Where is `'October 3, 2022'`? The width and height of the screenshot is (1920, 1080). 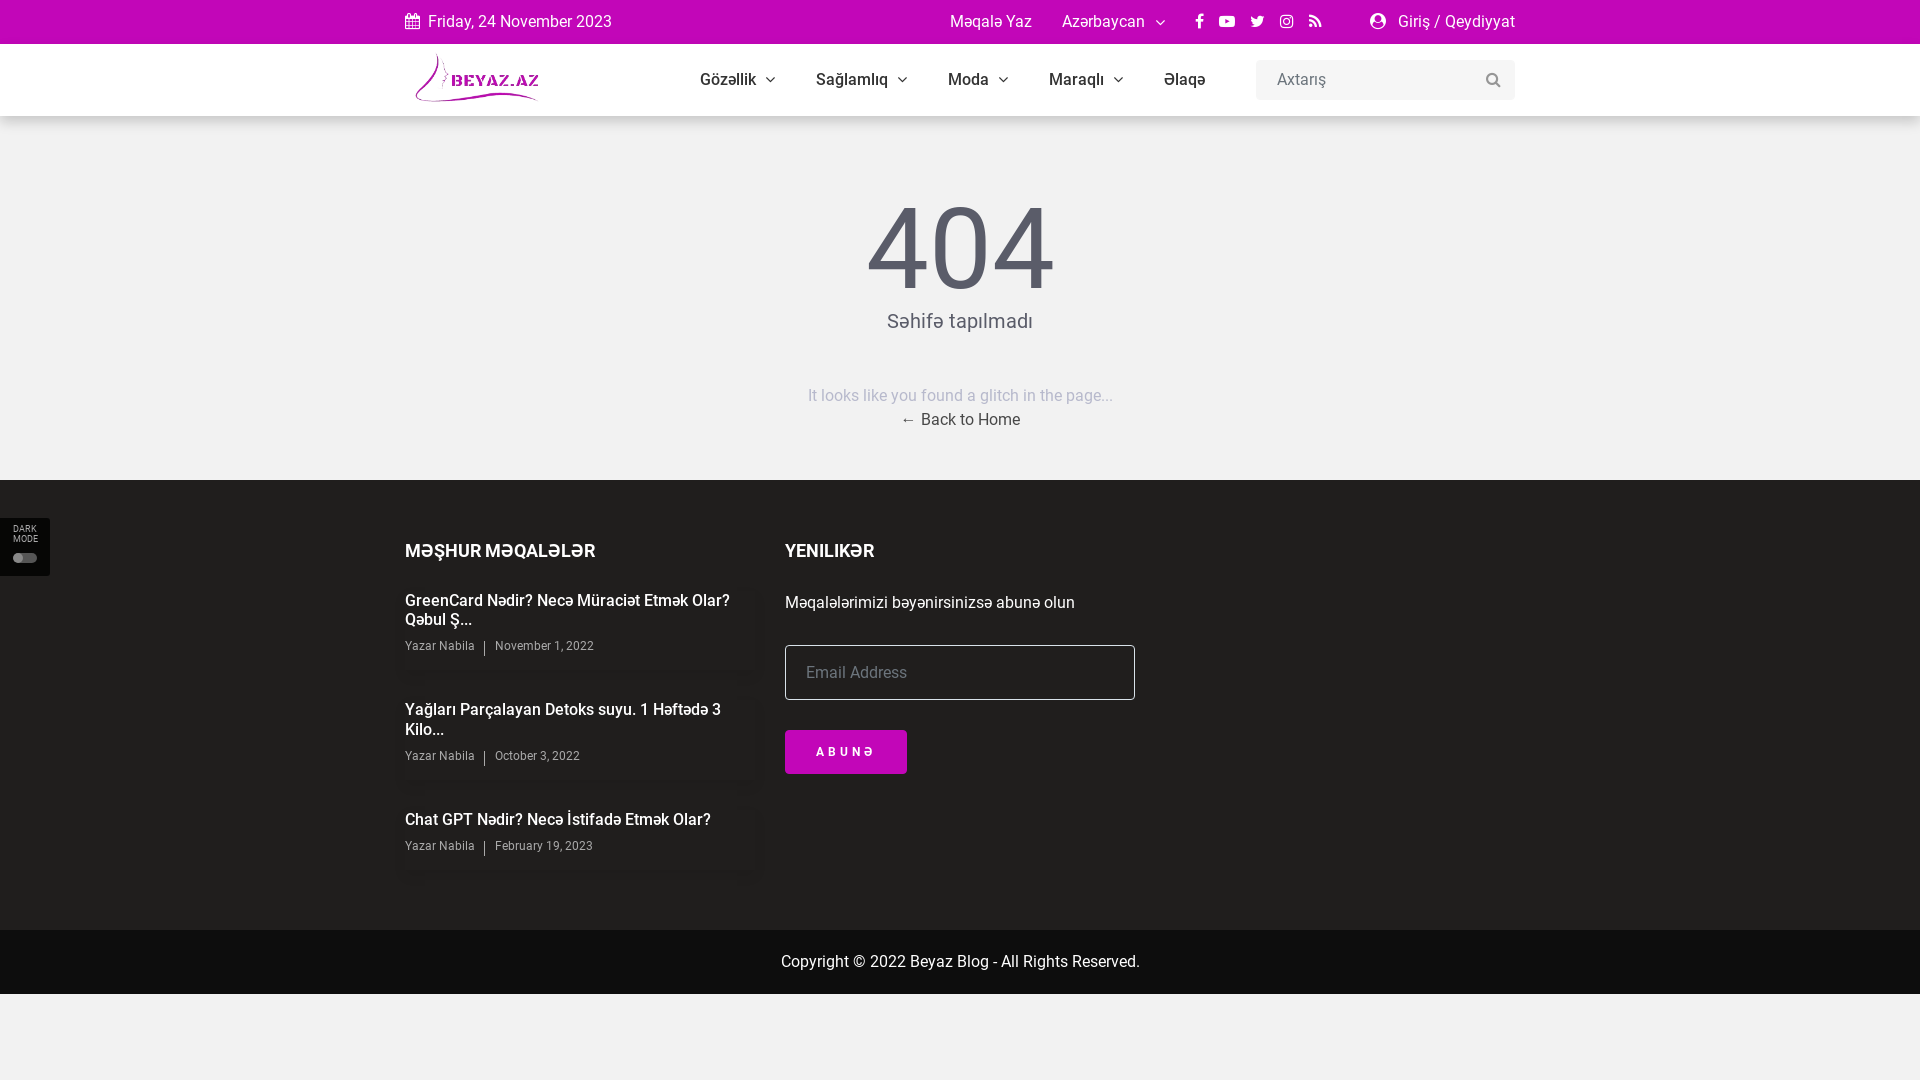 'October 3, 2022' is located at coordinates (537, 756).